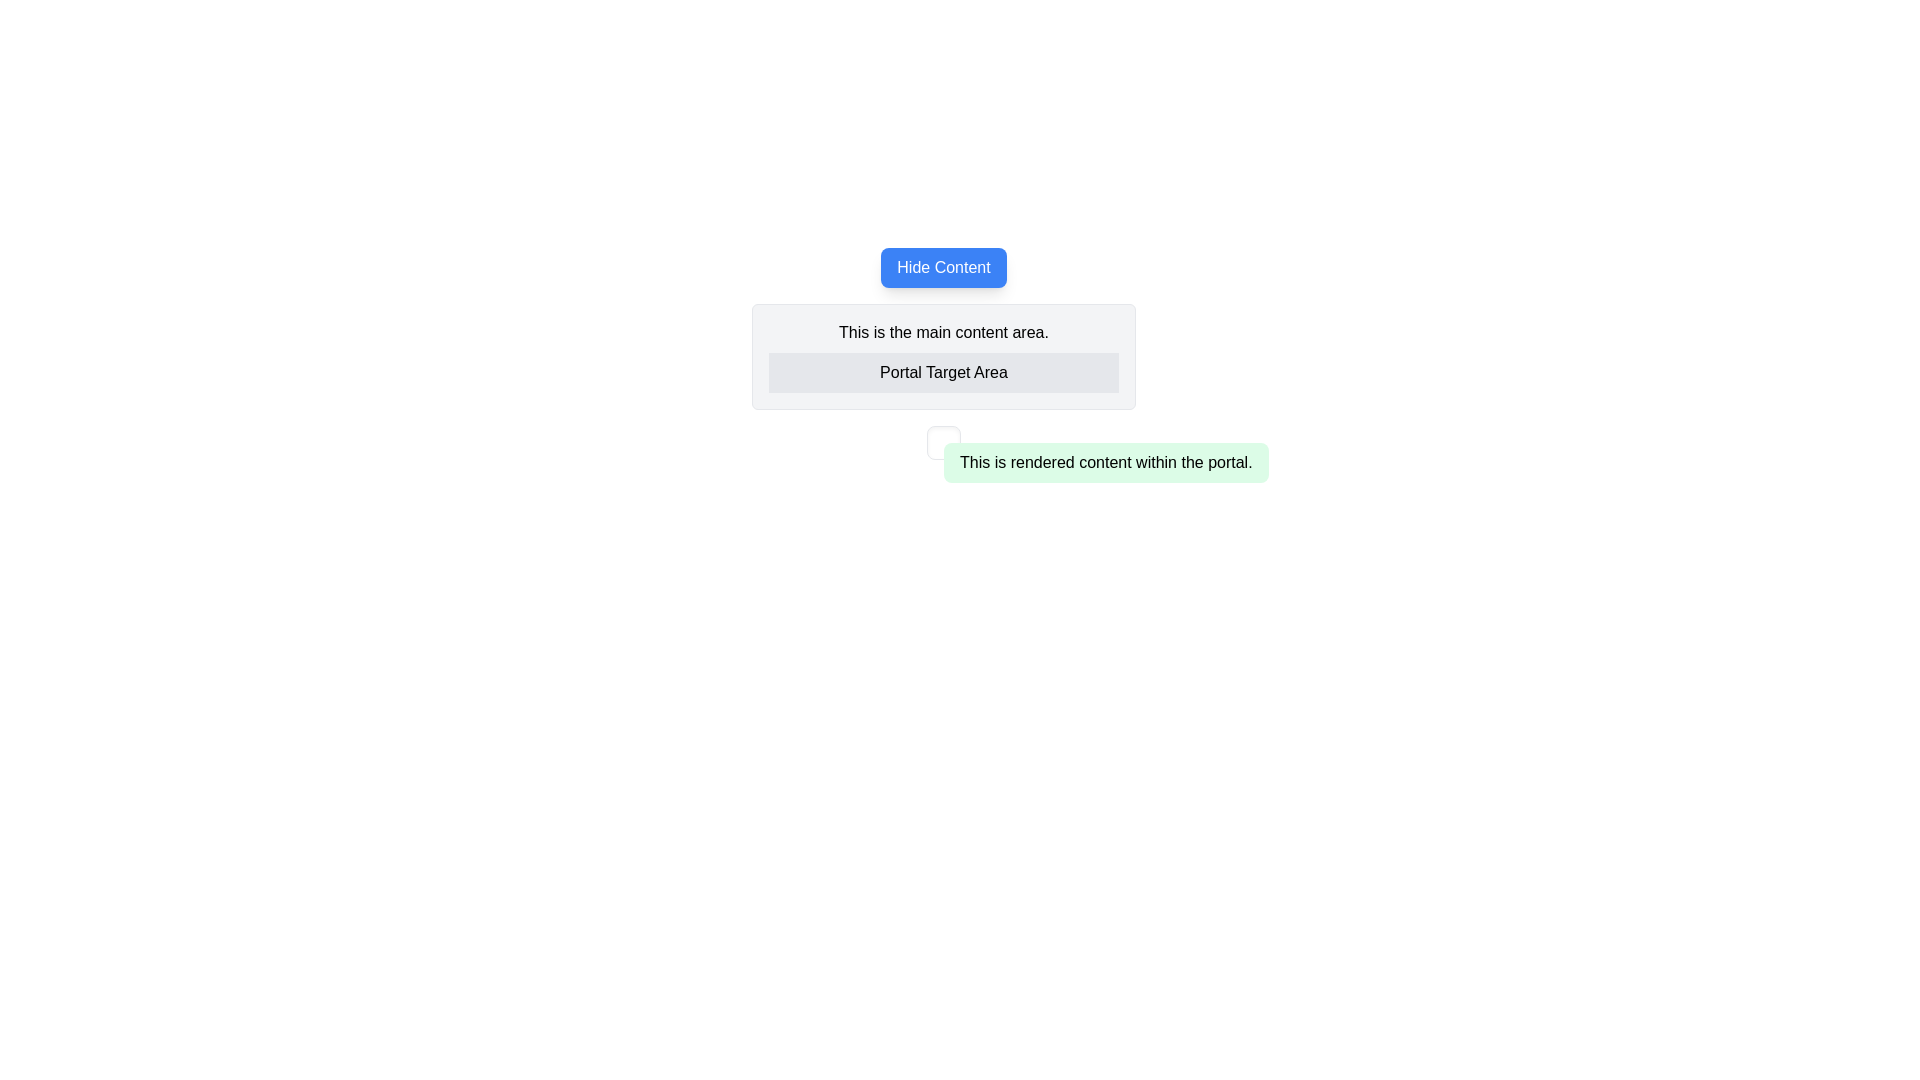  Describe the element at coordinates (943, 266) in the screenshot. I see `the button with rounded corners and a blue background that reads 'Hide Content' to change its visual state` at that location.